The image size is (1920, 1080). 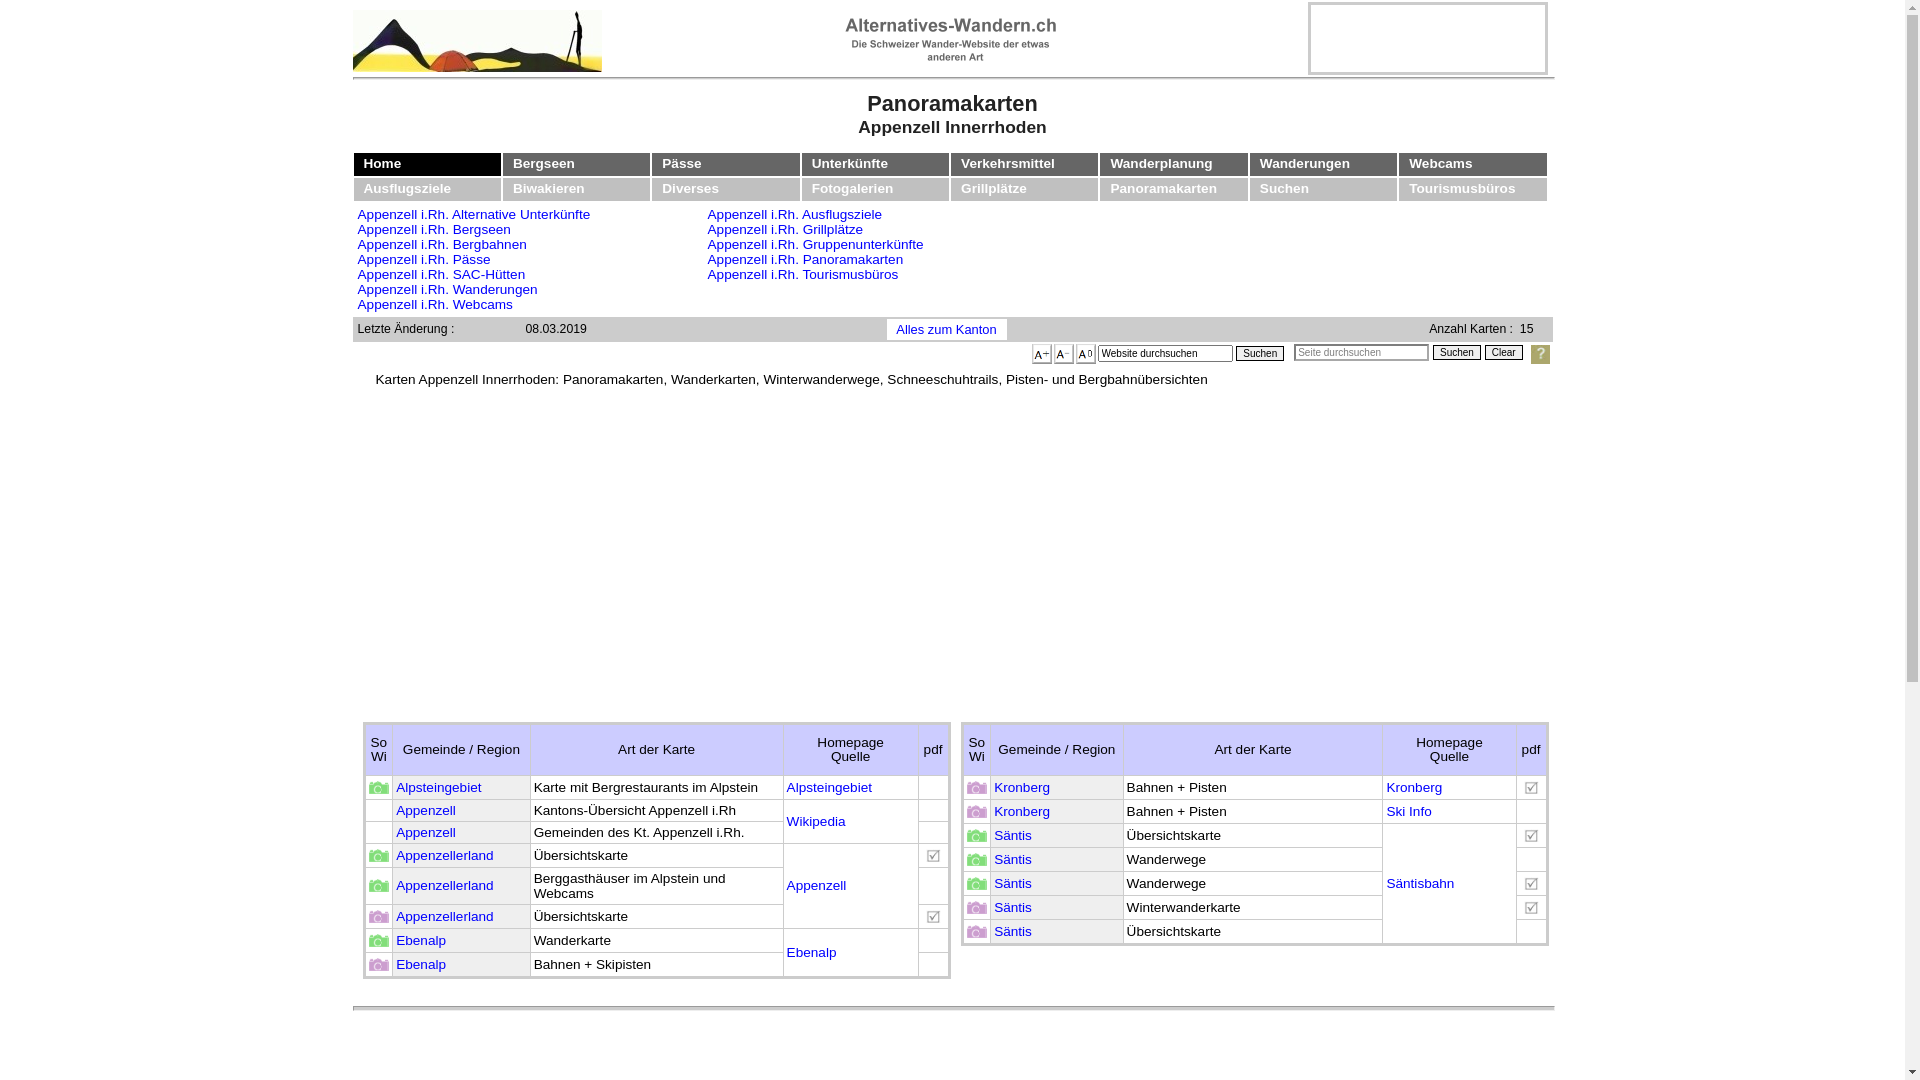 I want to click on 'Wikipedia', so click(x=816, y=821).